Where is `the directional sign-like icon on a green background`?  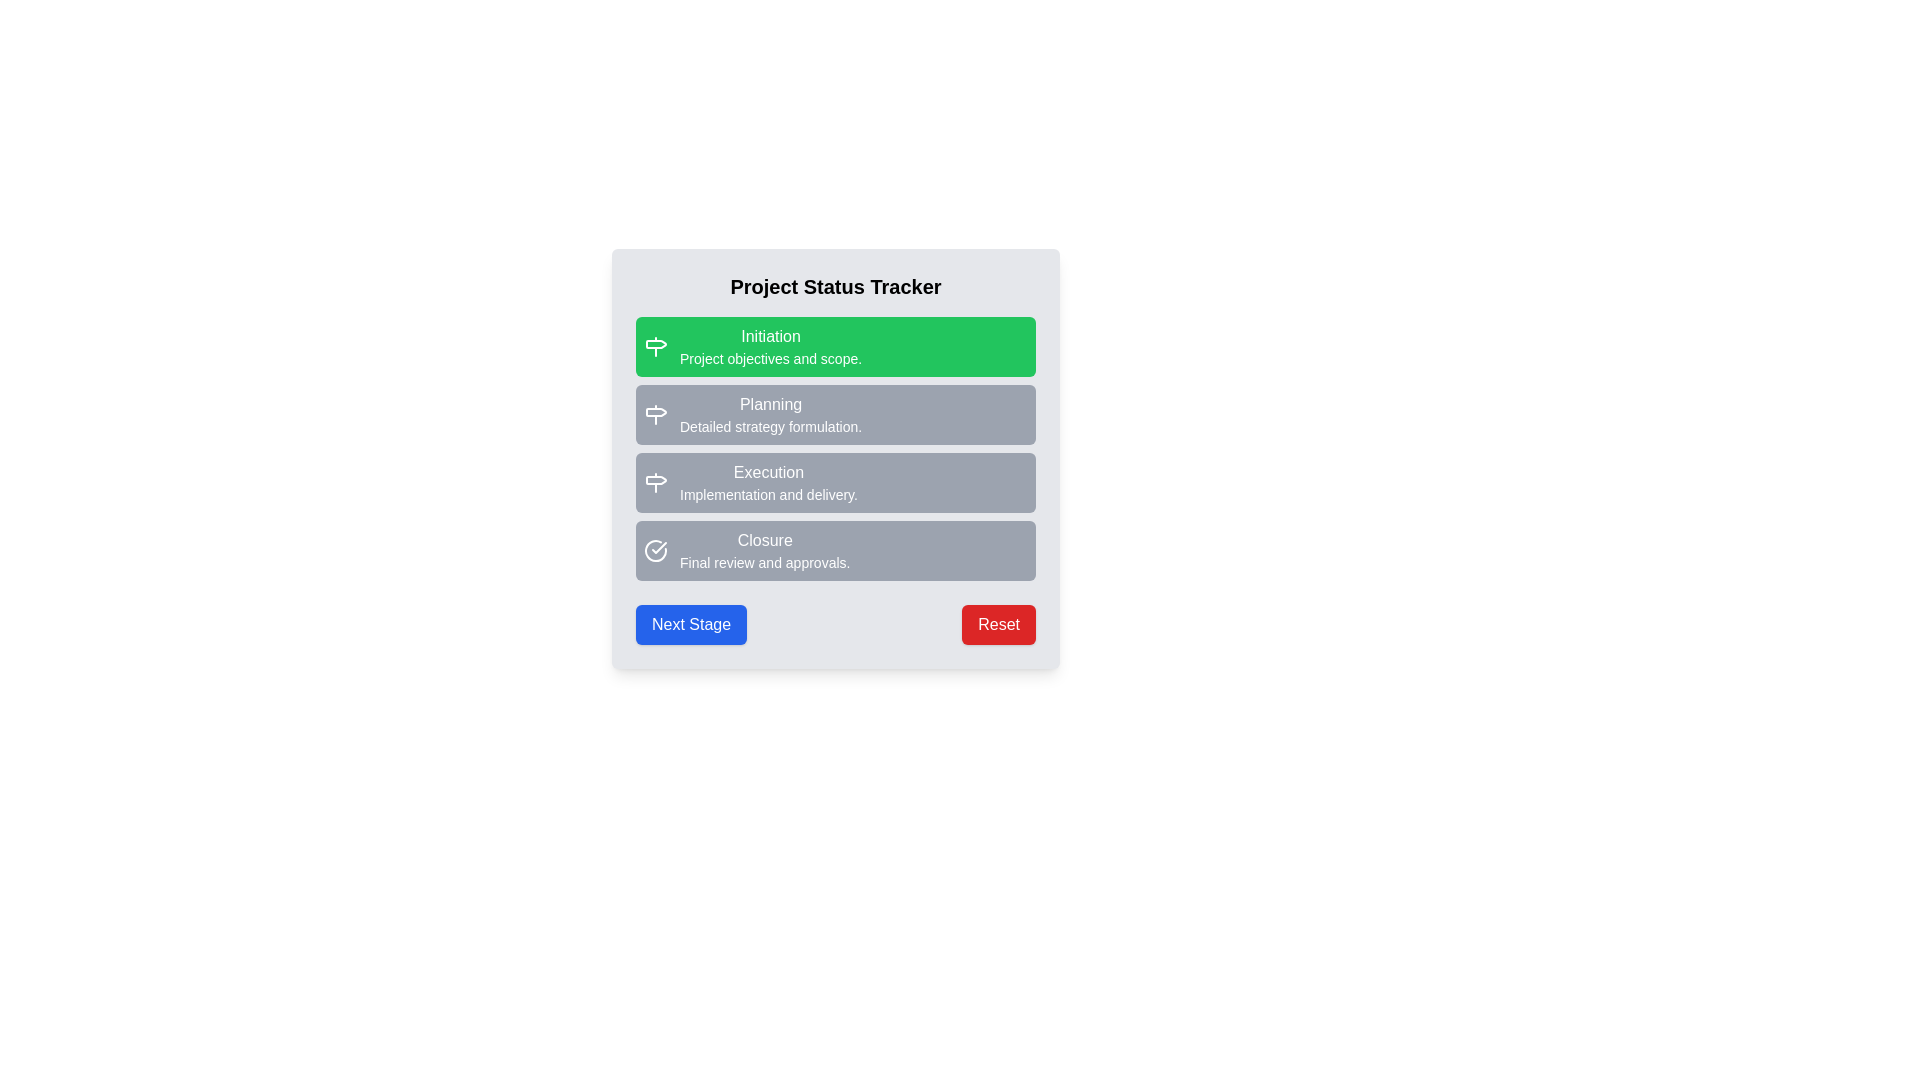 the directional sign-like icon on a green background is located at coordinates (656, 346).